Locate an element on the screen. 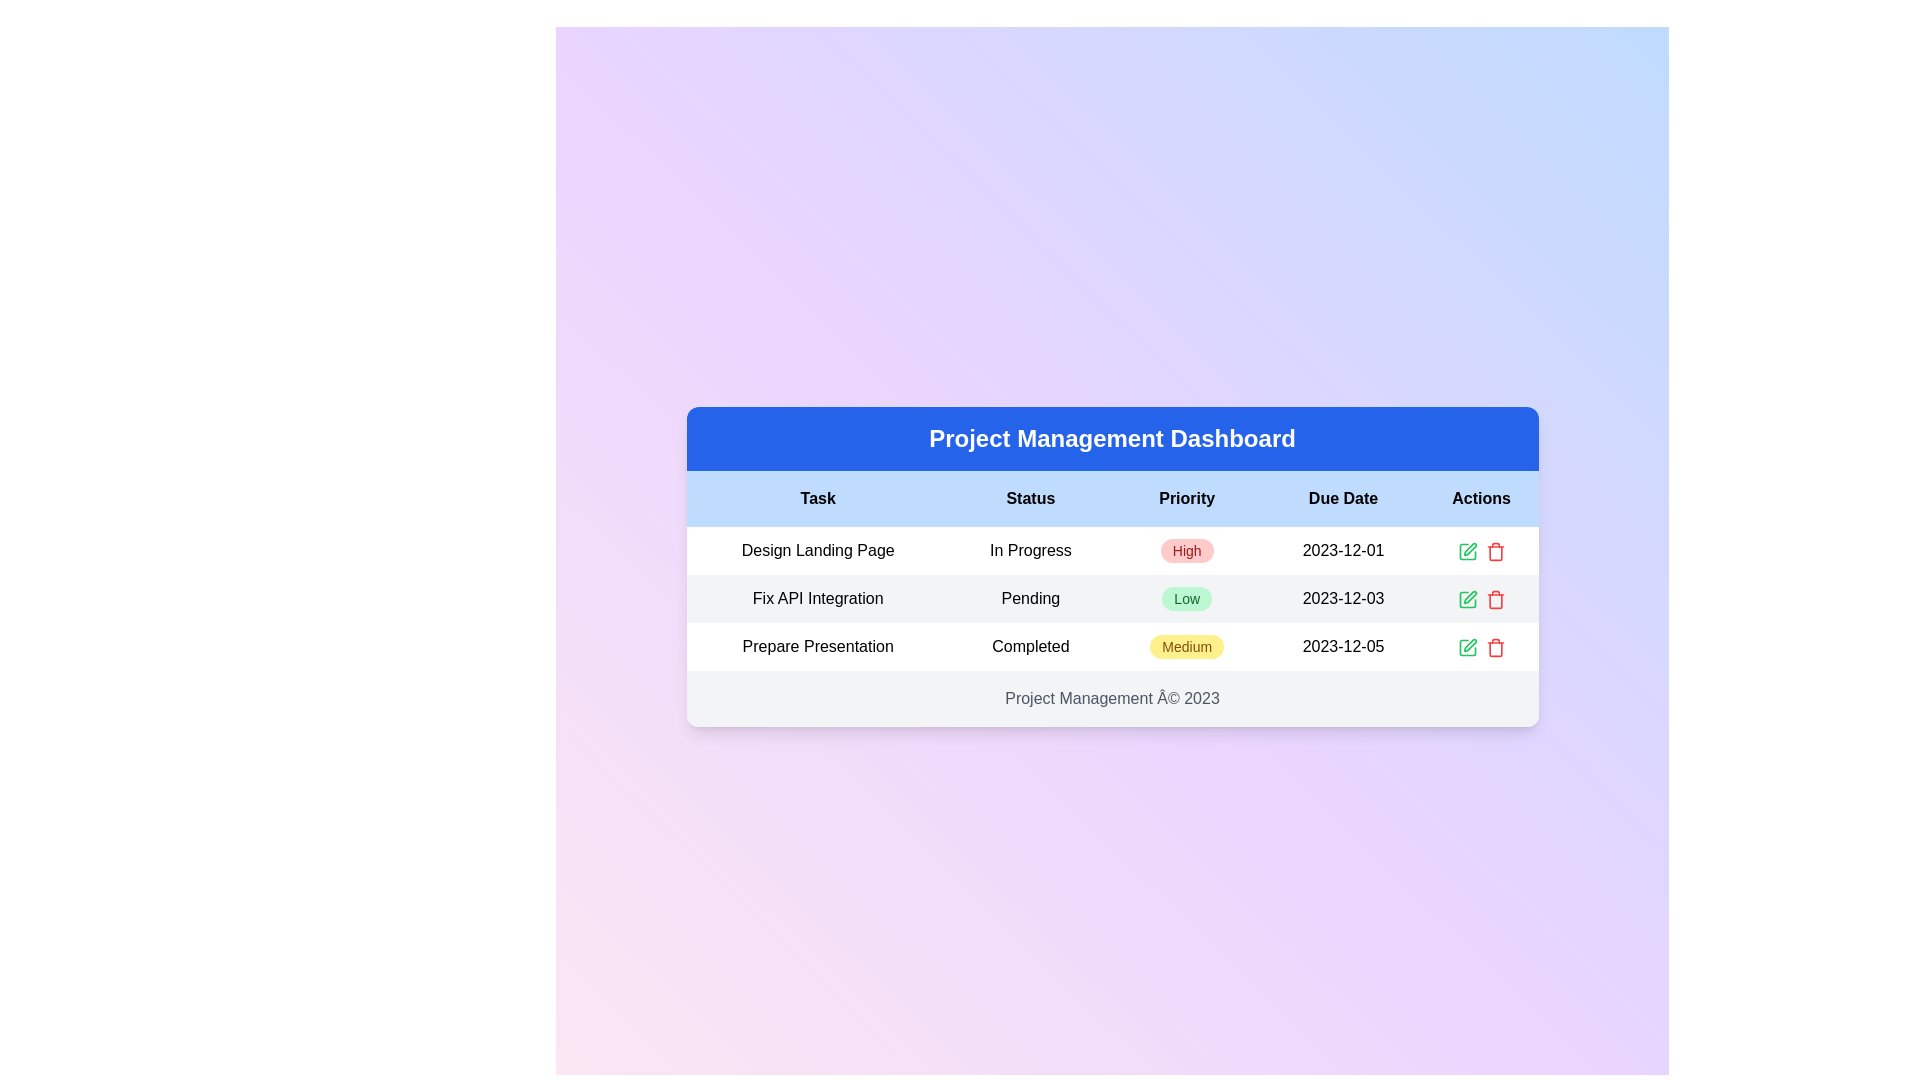  the third row in the task information table is located at coordinates (1111, 647).